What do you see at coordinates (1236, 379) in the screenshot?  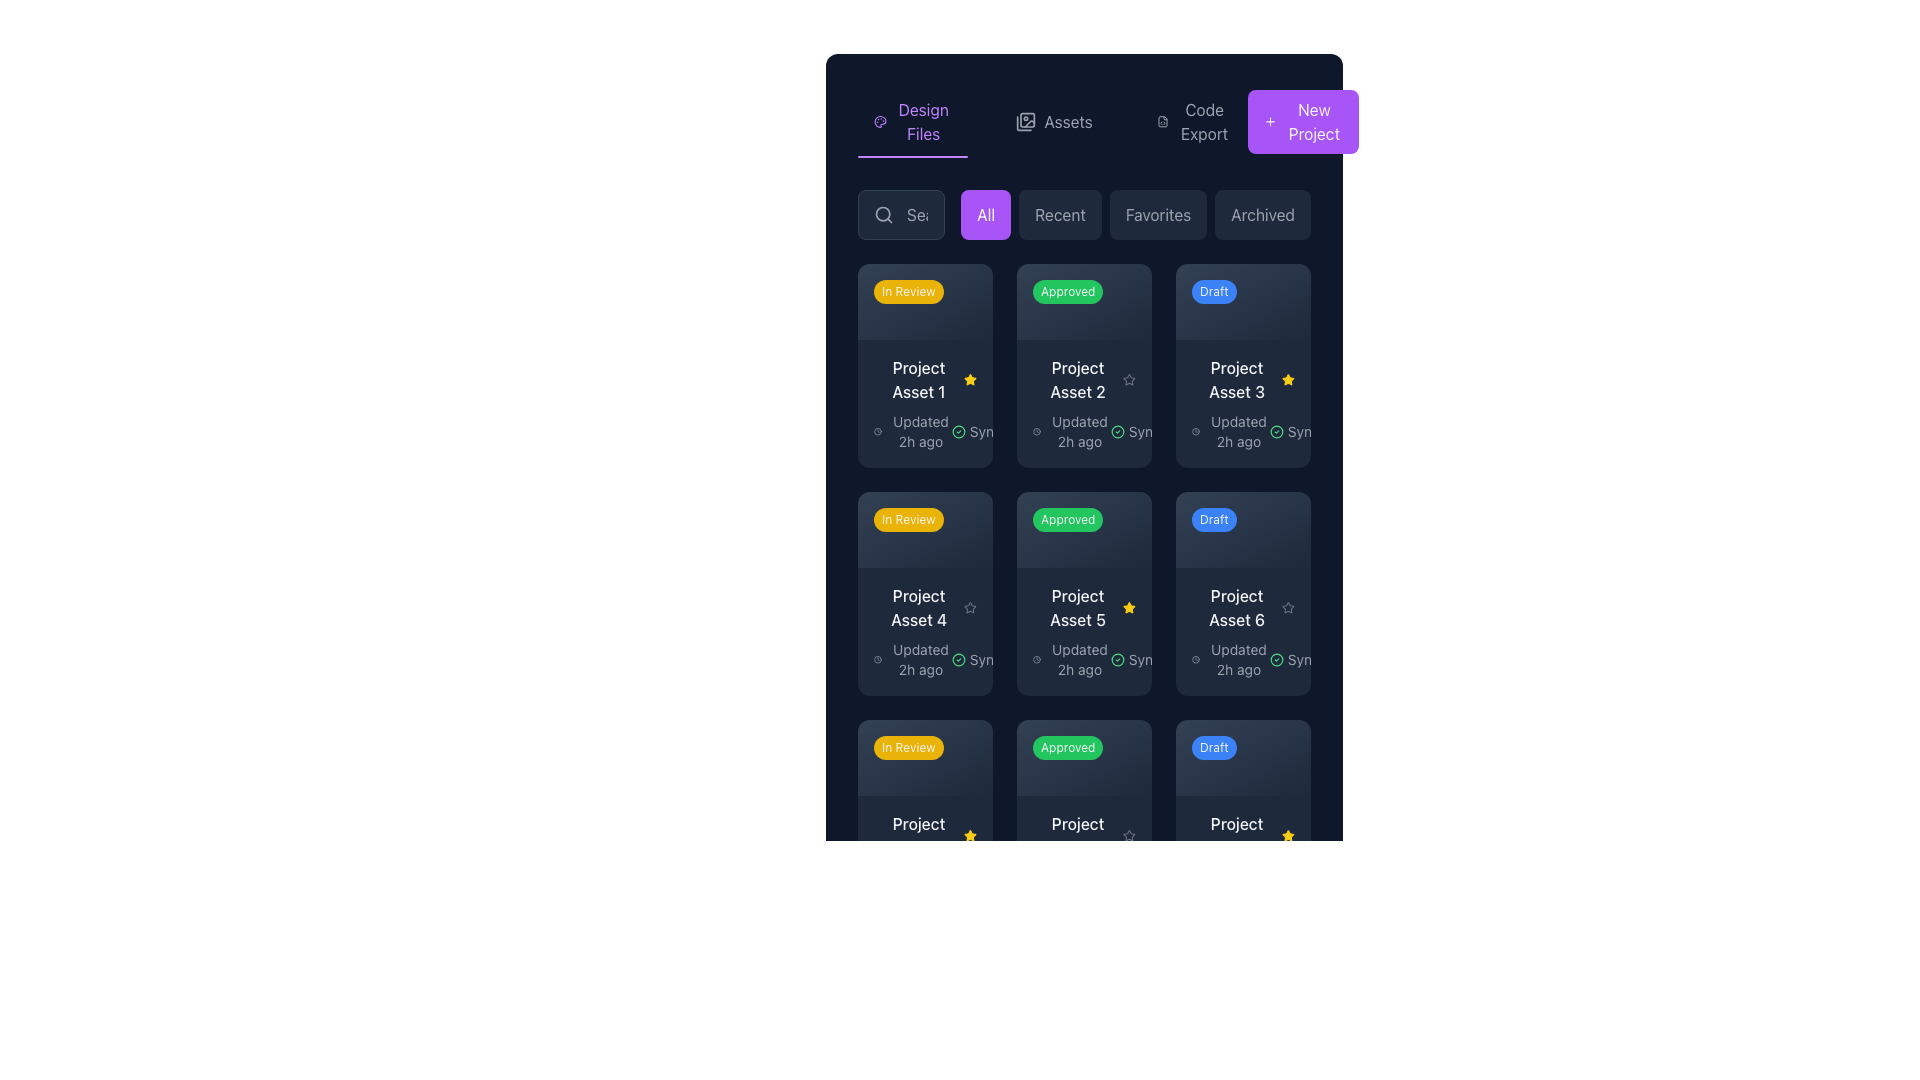 I see `on the text label displaying 'Project Asset 3' located inside the third card of the second row in the grid layout` at bounding box center [1236, 379].